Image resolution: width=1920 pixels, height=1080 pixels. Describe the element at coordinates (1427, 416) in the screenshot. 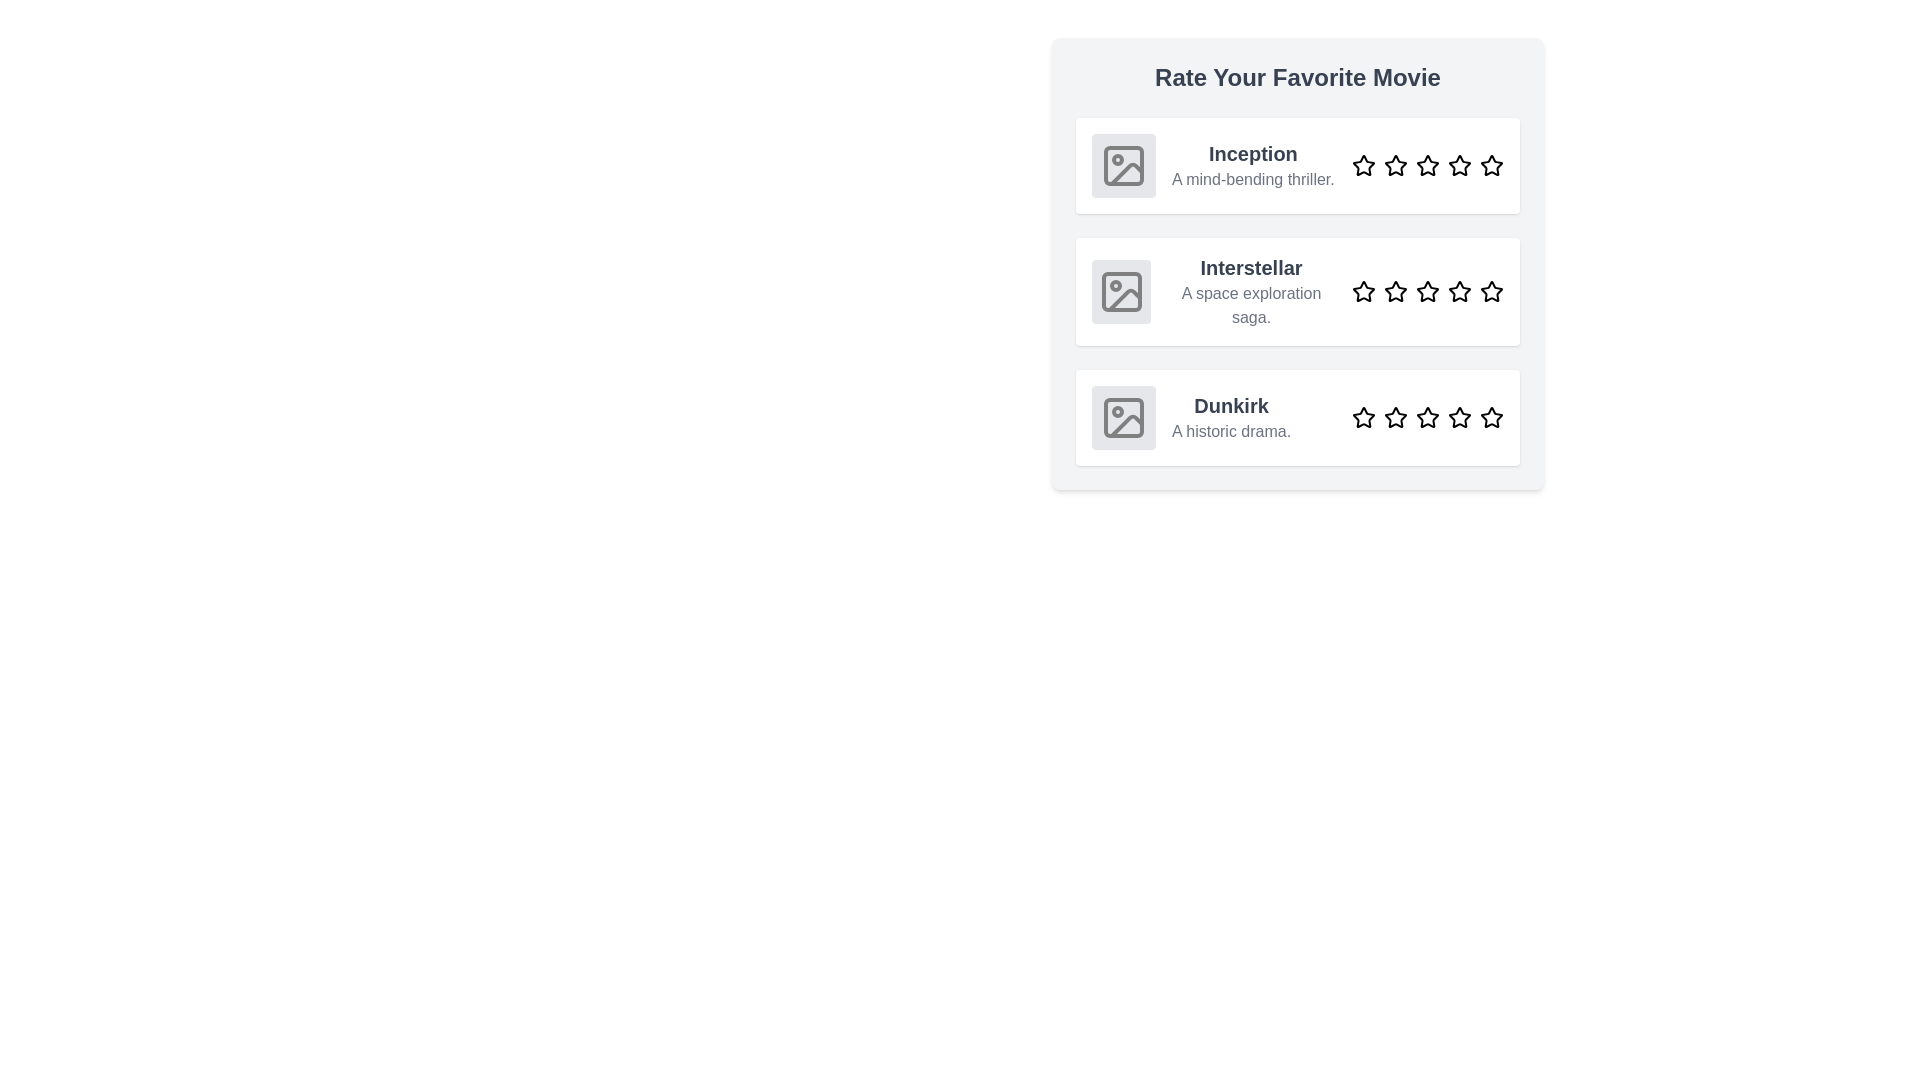

I see `the third star in the five-star rating system for the movie Dunkirk` at that location.